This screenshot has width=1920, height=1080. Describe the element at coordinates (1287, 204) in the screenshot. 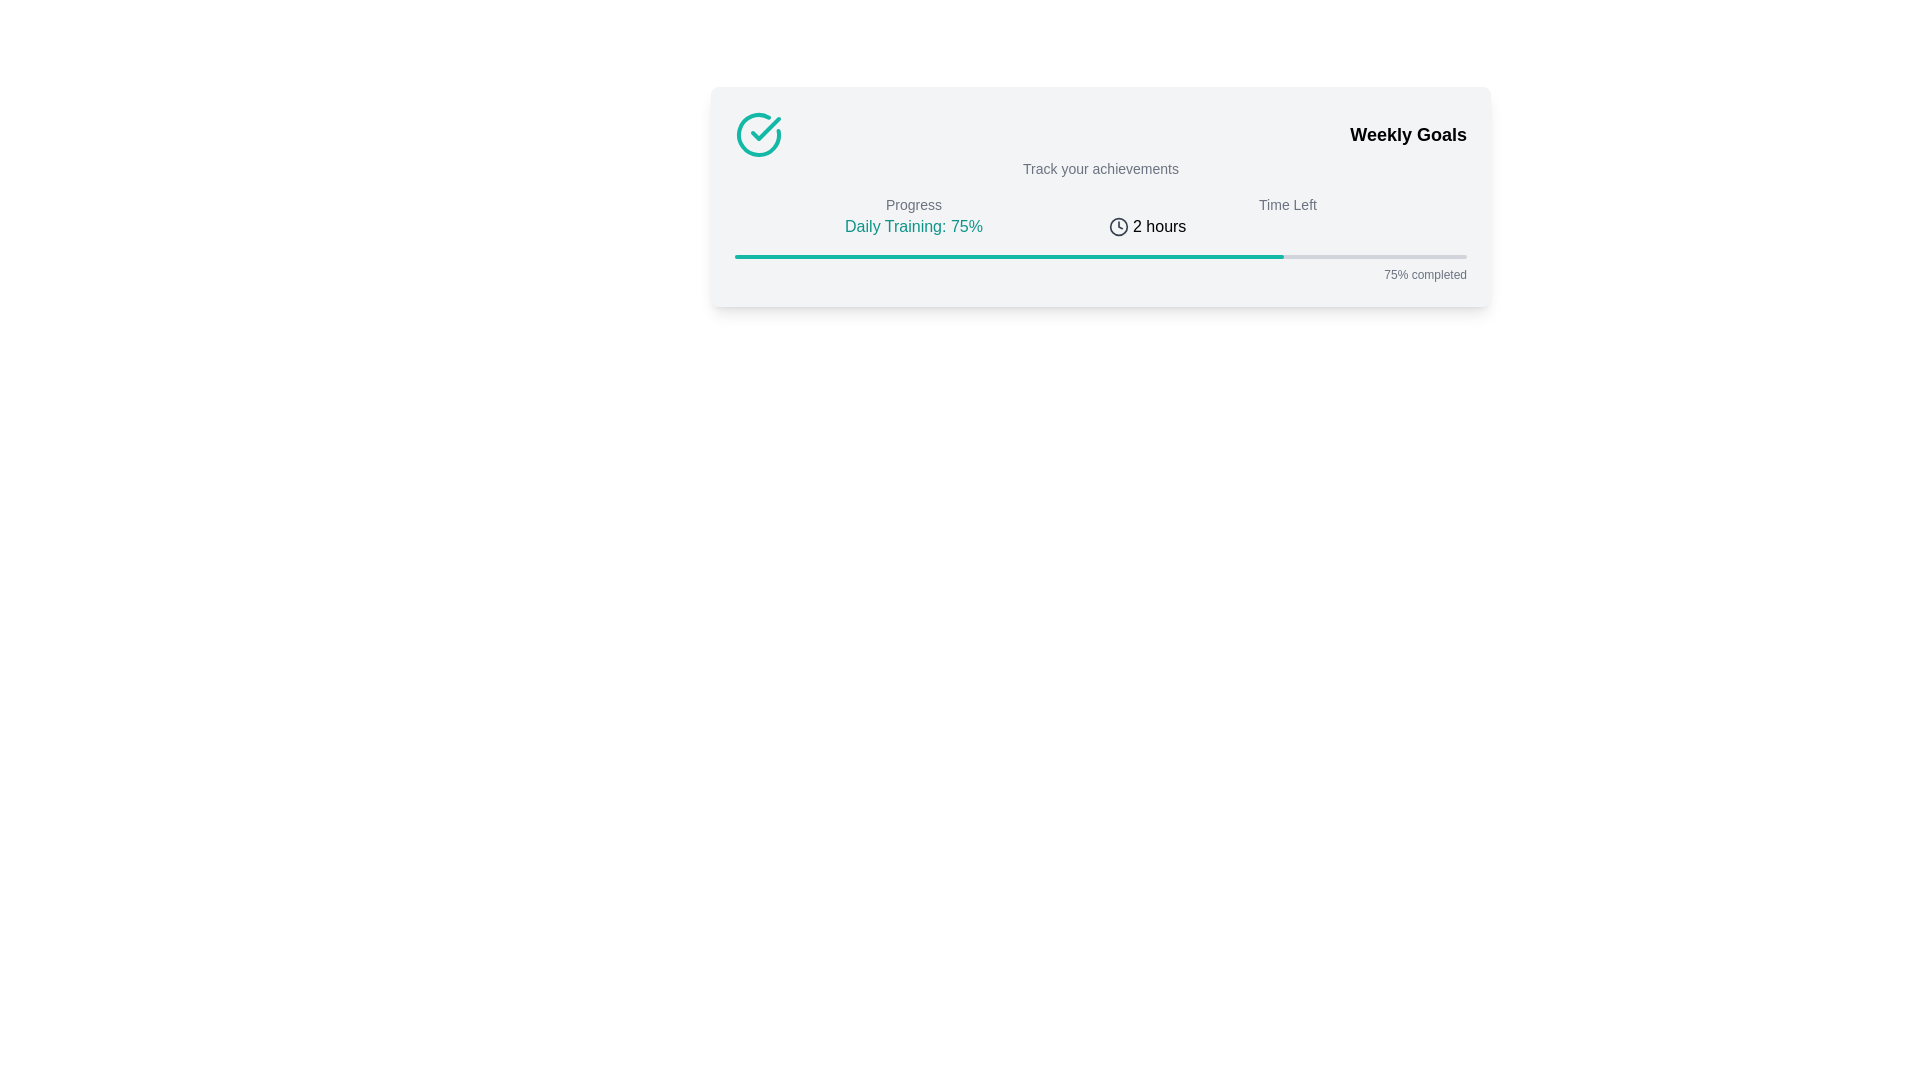

I see `the Static Text Label displaying 'Time Left', which is positioned above the '2 hours' text in the weekly goals progress section` at that location.